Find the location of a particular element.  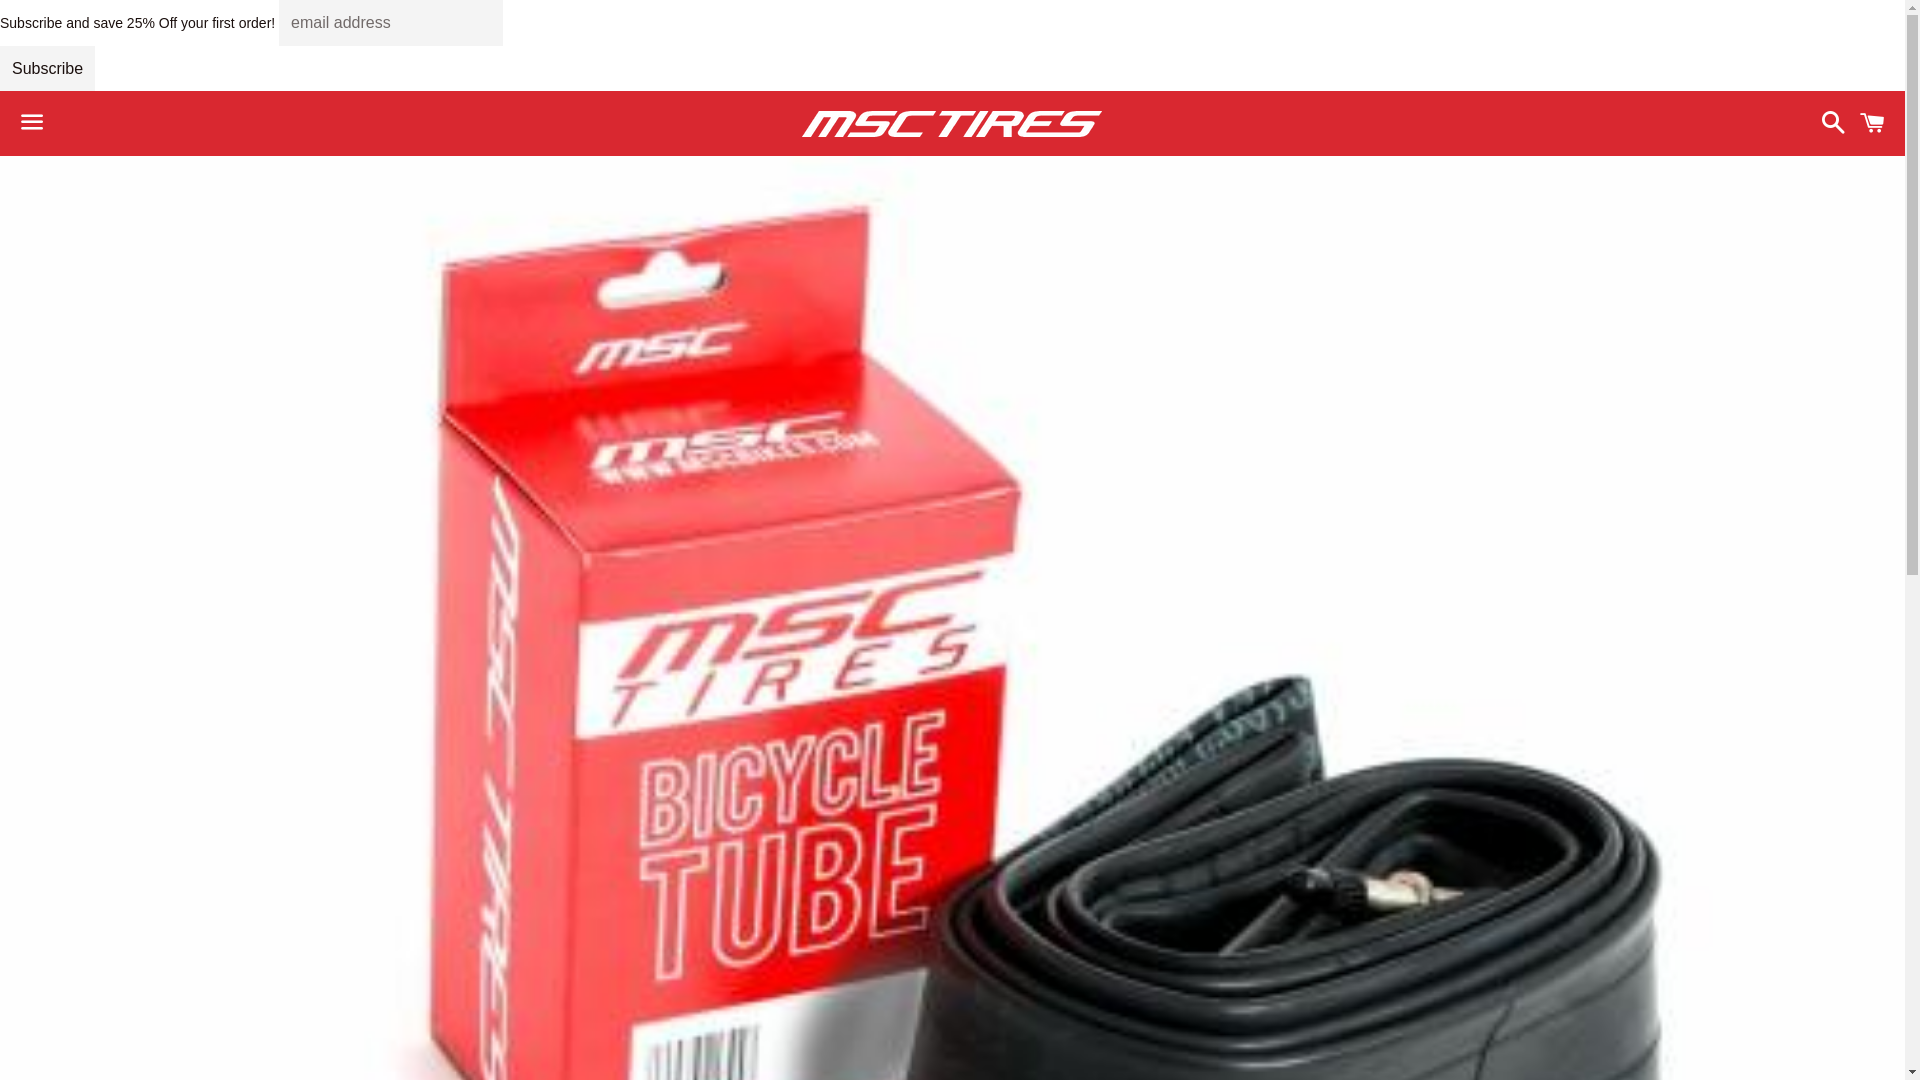

'Cart' is located at coordinates (1871, 123).